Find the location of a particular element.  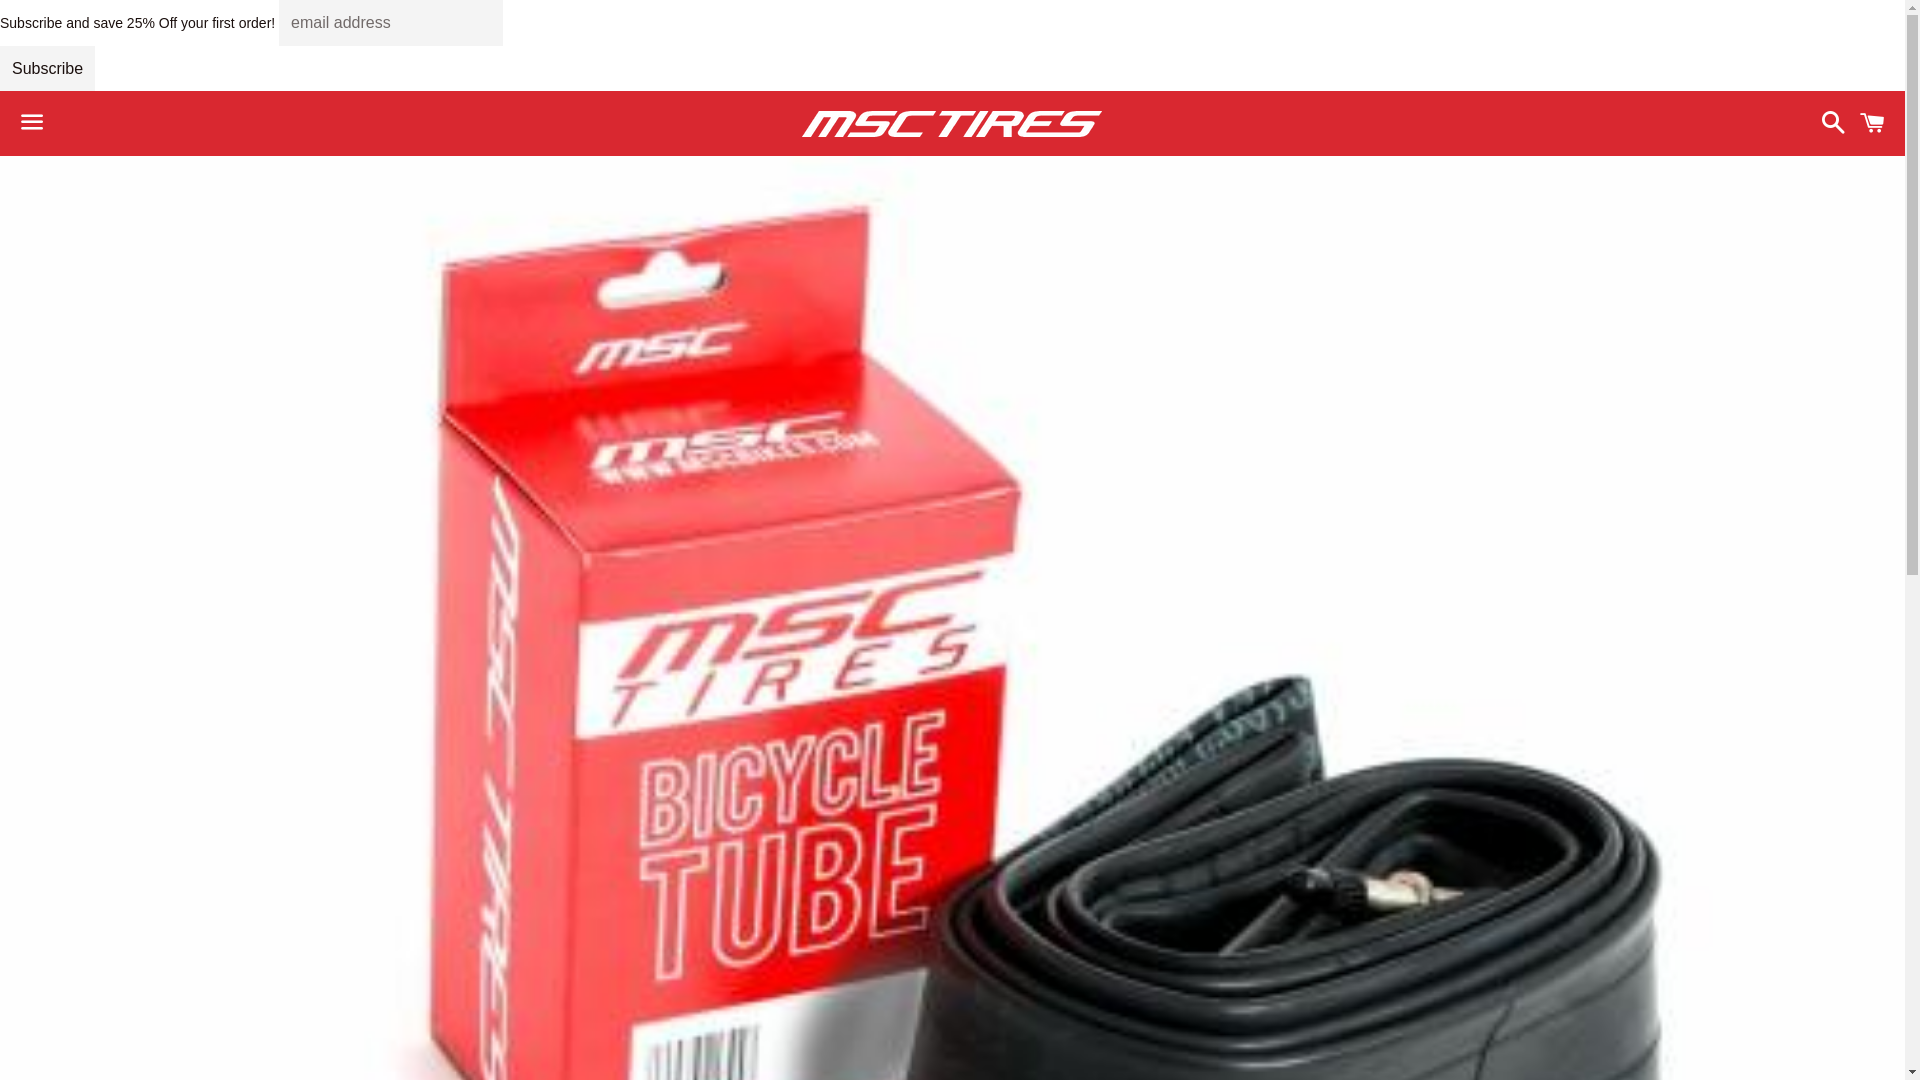

'Cart' is located at coordinates (1871, 123).